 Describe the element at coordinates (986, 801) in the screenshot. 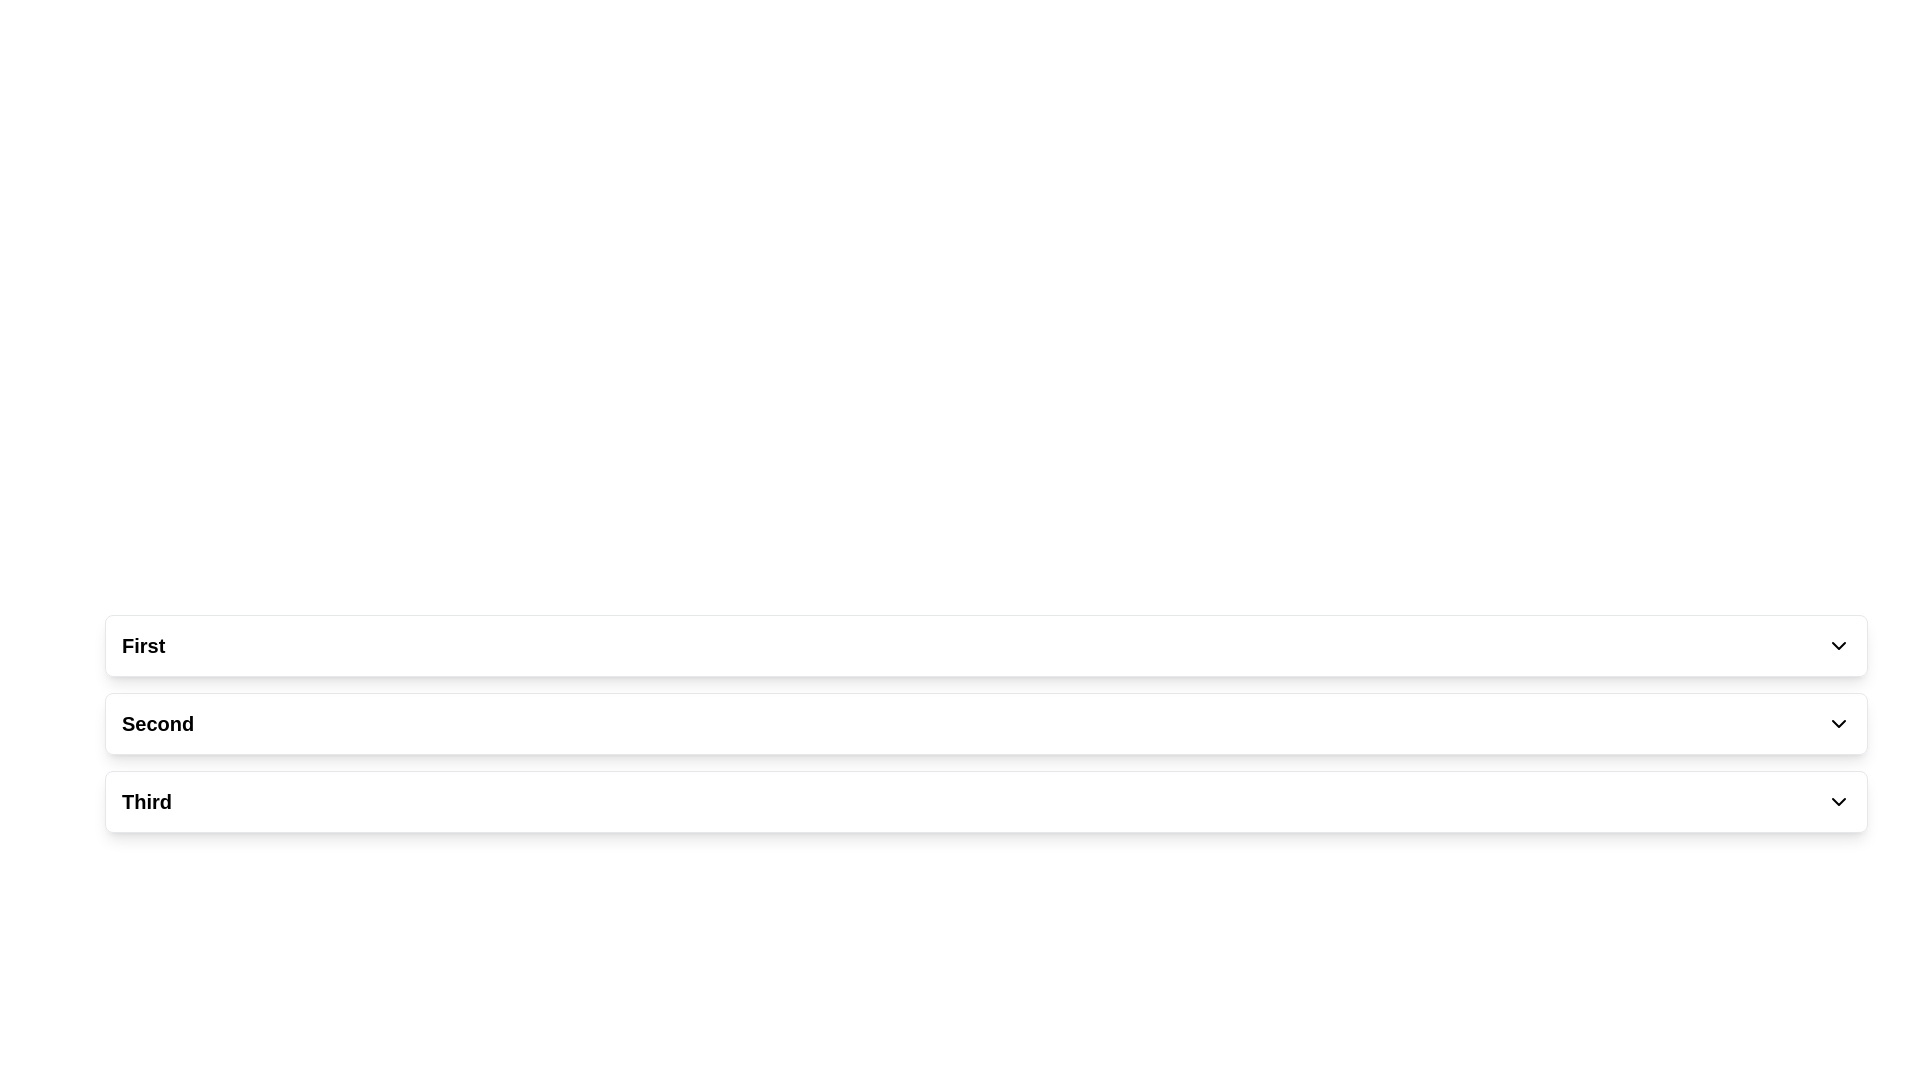

I see `the third list item labeled 'Third' with an expandable dropdown functionality` at that location.